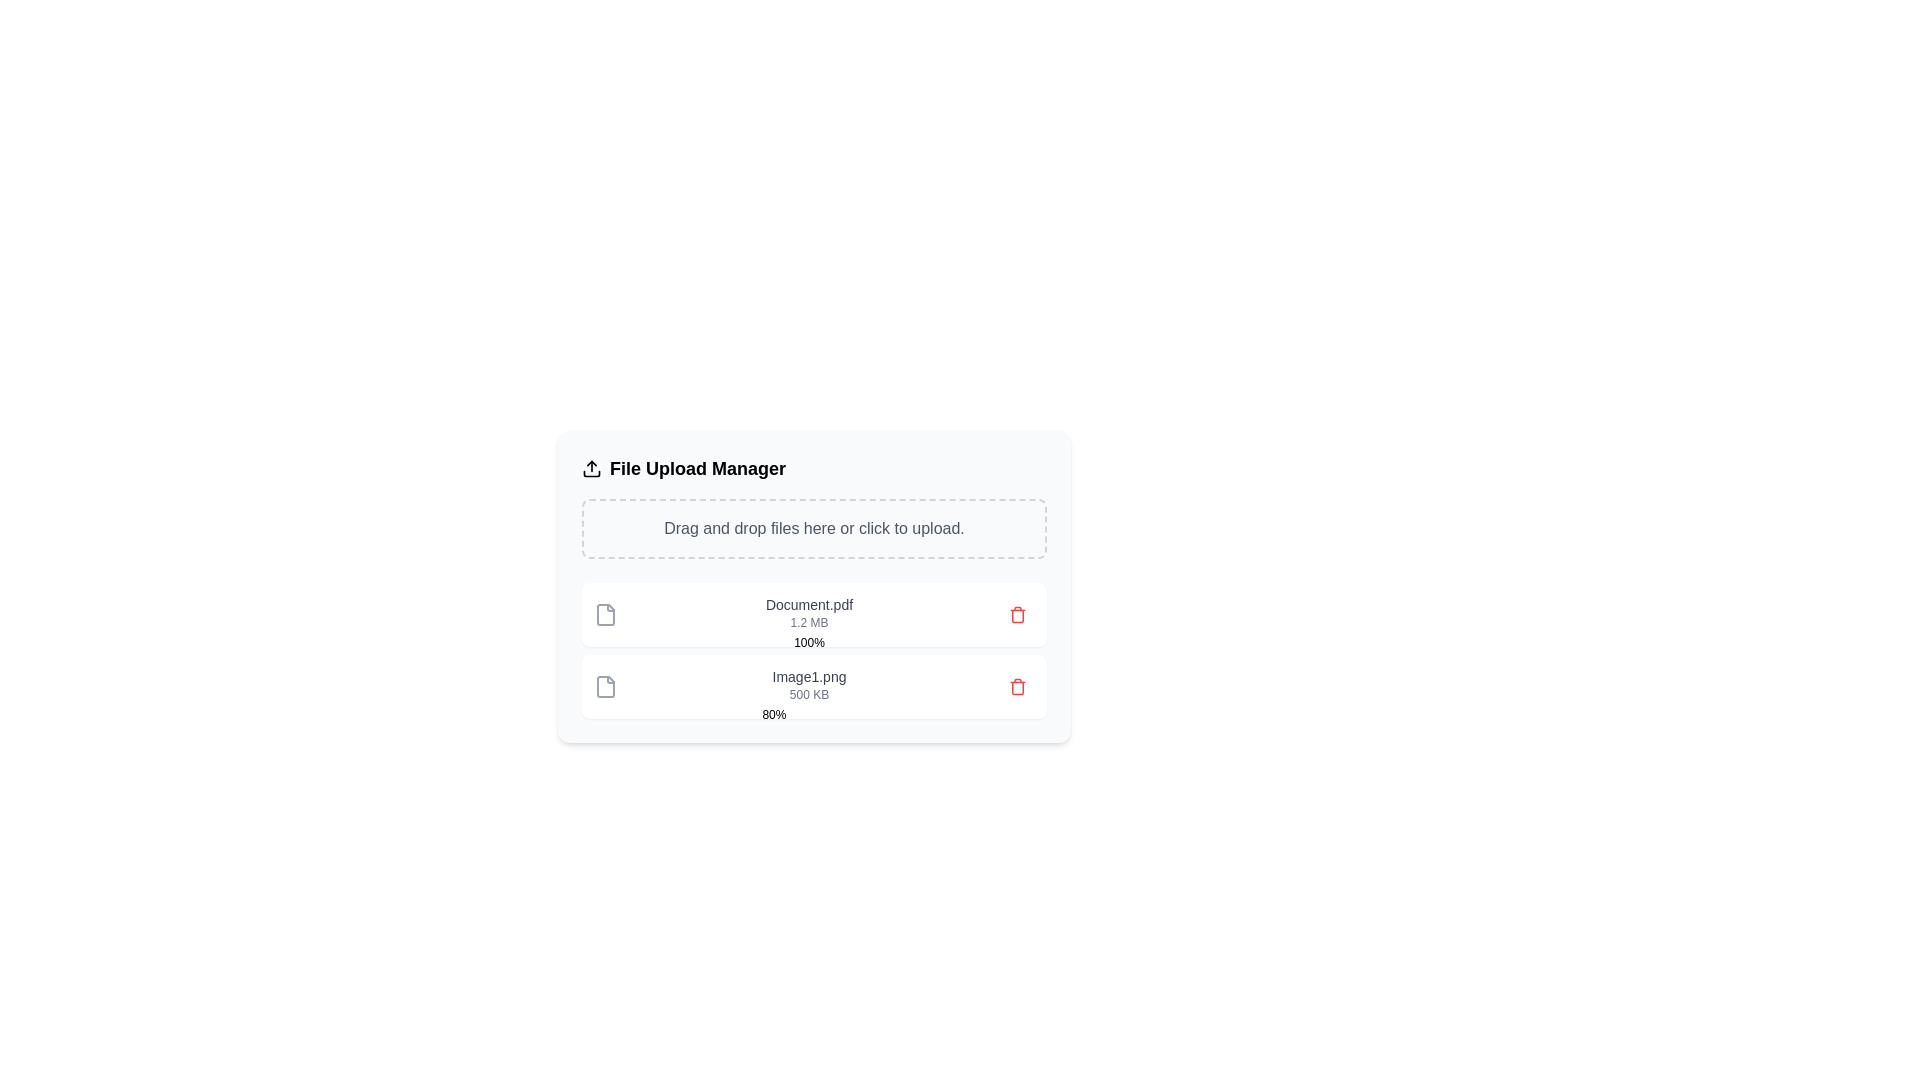 The image size is (1920, 1080). Describe the element at coordinates (814, 527) in the screenshot. I see `the text element that instructs users to drag and drop files or click to upload, located in the upper part of the file upload manager UI` at that location.